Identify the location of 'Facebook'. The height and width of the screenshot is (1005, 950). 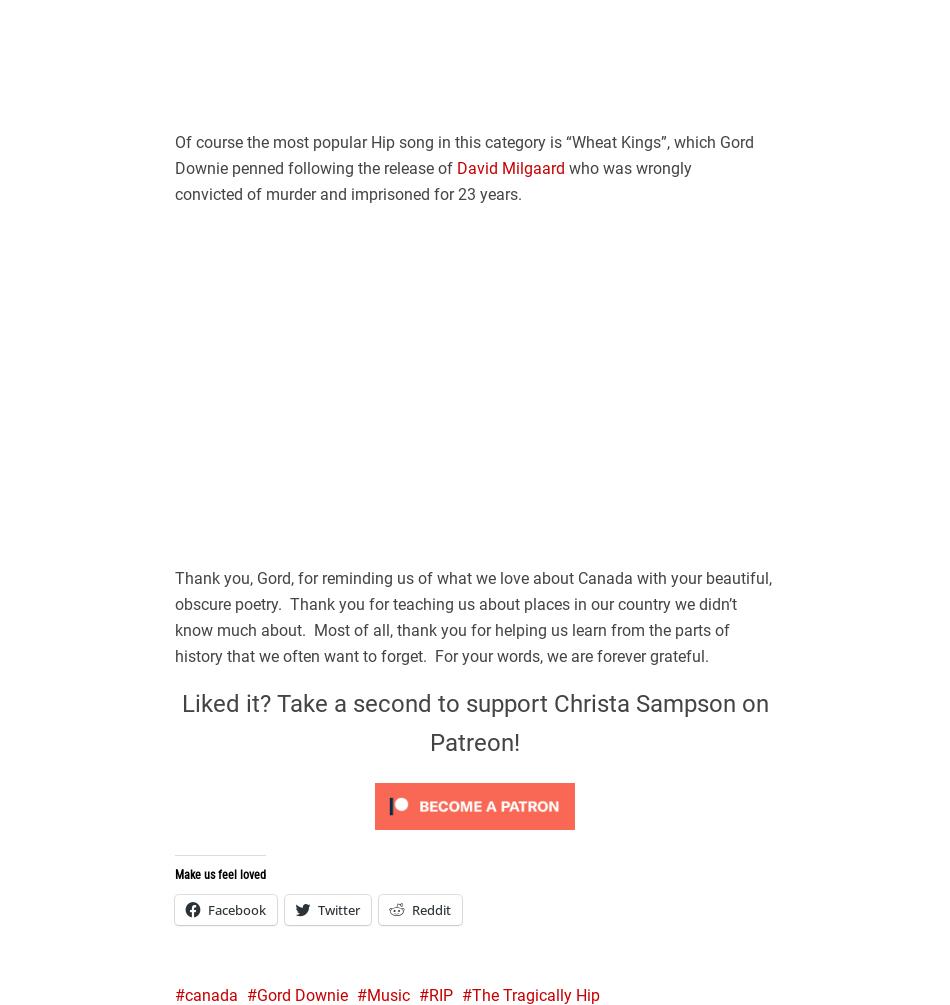
(237, 908).